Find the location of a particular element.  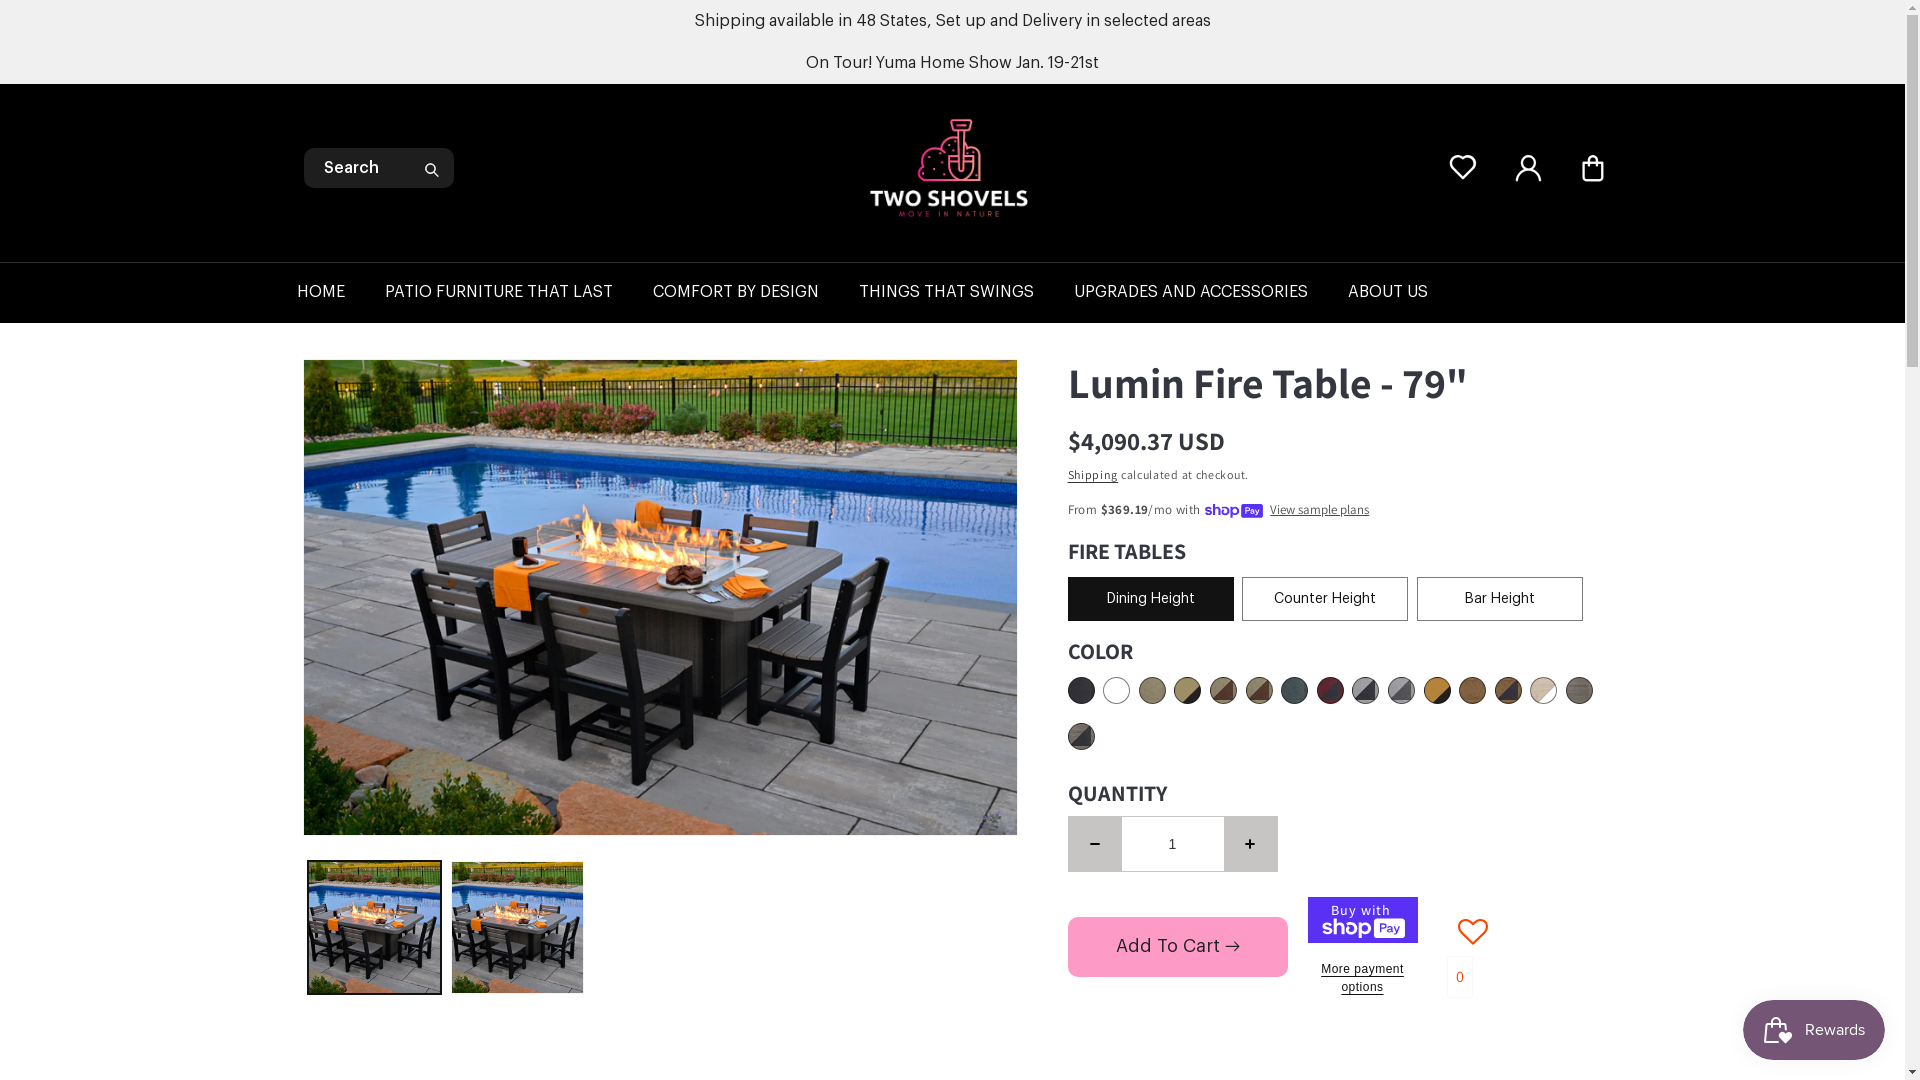

'Shipping' is located at coordinates (1067, 474).